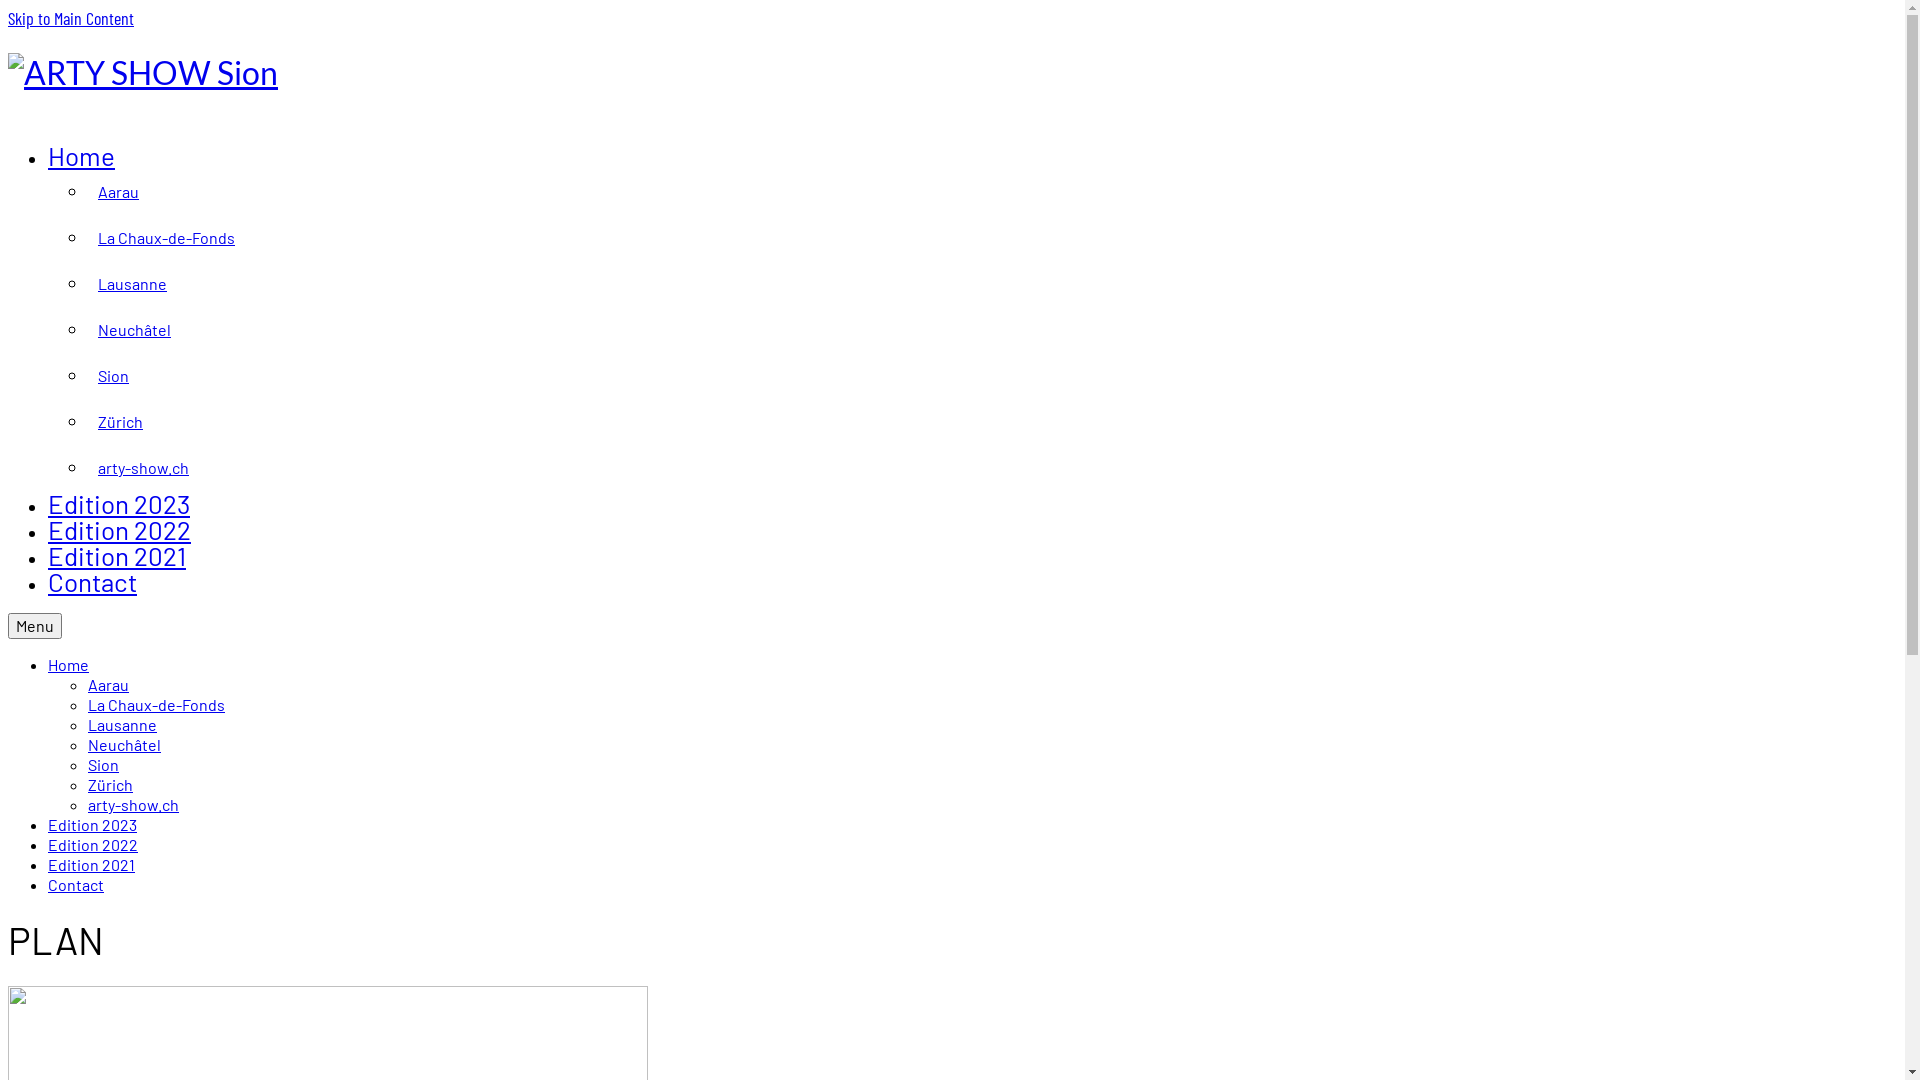  I want to click on 'Lausanne', so click(121, 724).